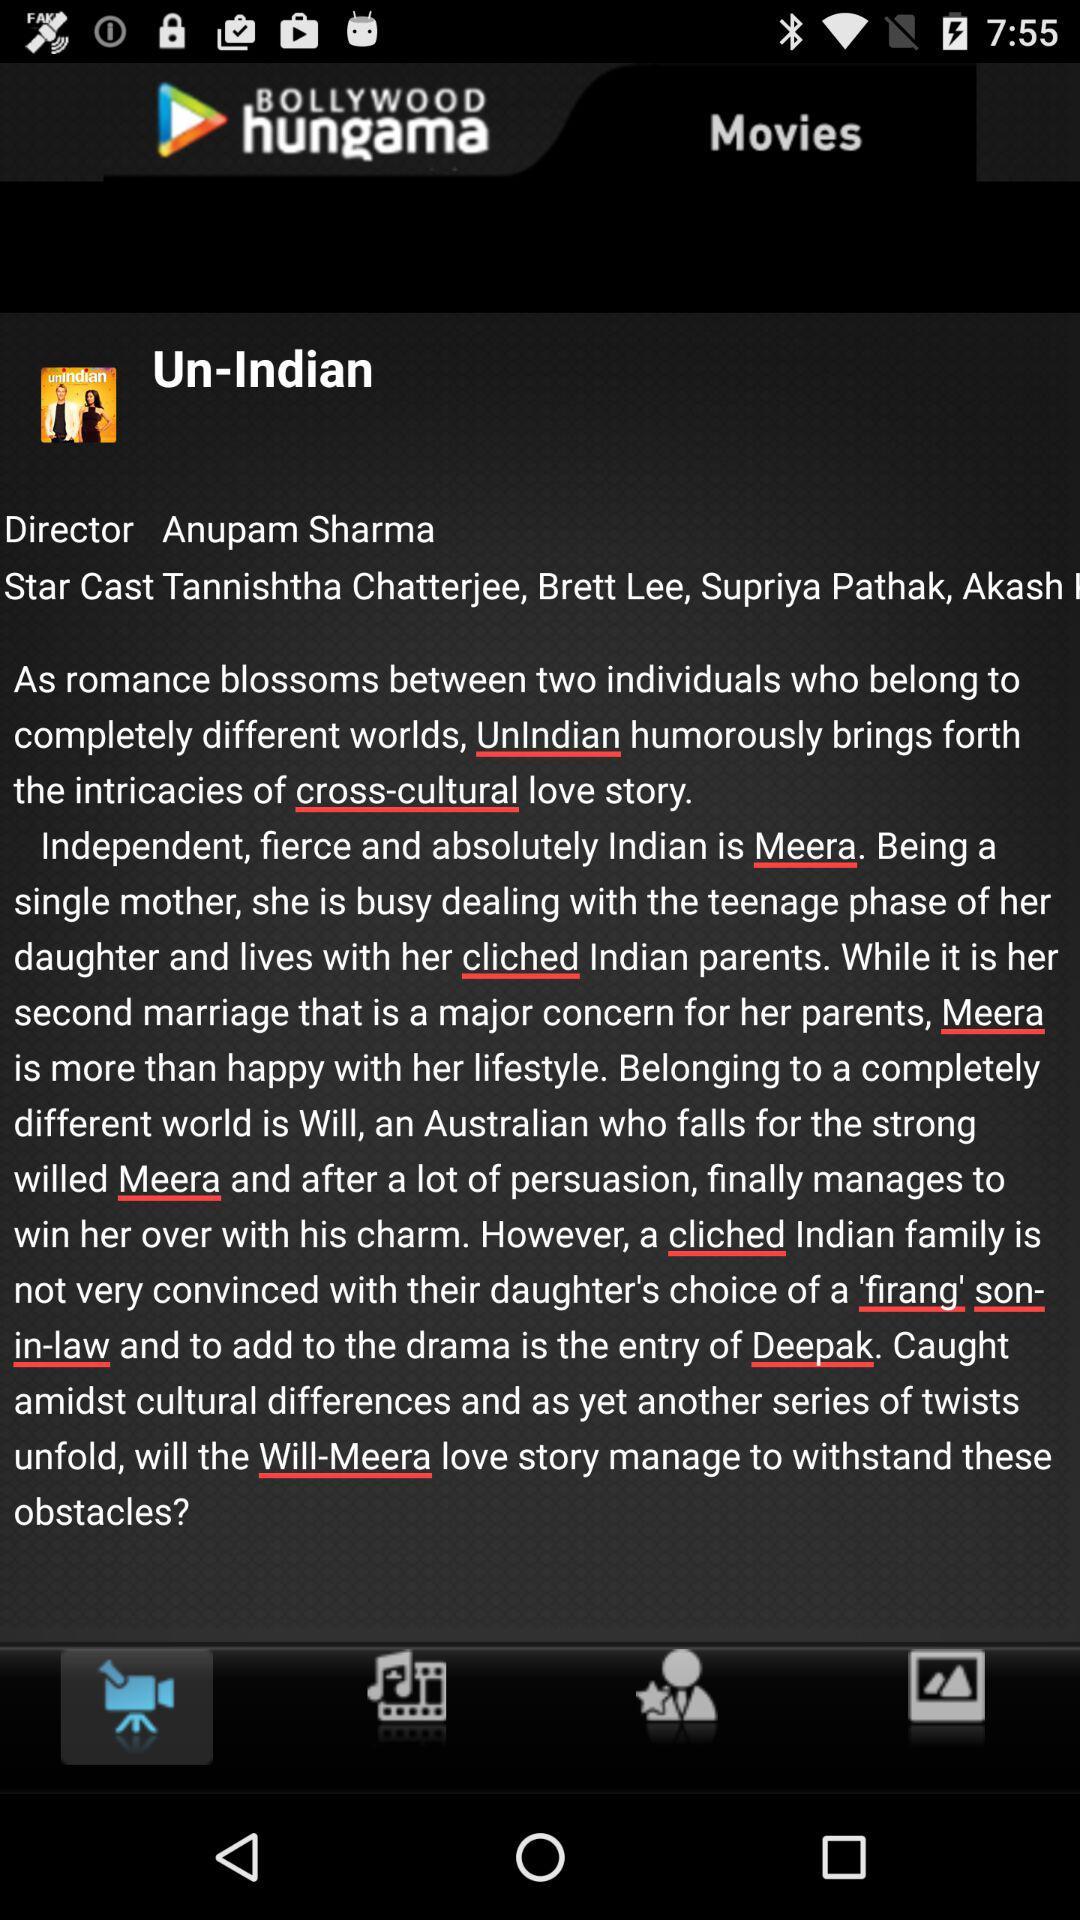 This screenshot has height=1920, width=1080. What do you see at coordinates (945, 1698) in the screenshot?
I see `the item below as romance blossoms` at bounding box center [945, 1698].